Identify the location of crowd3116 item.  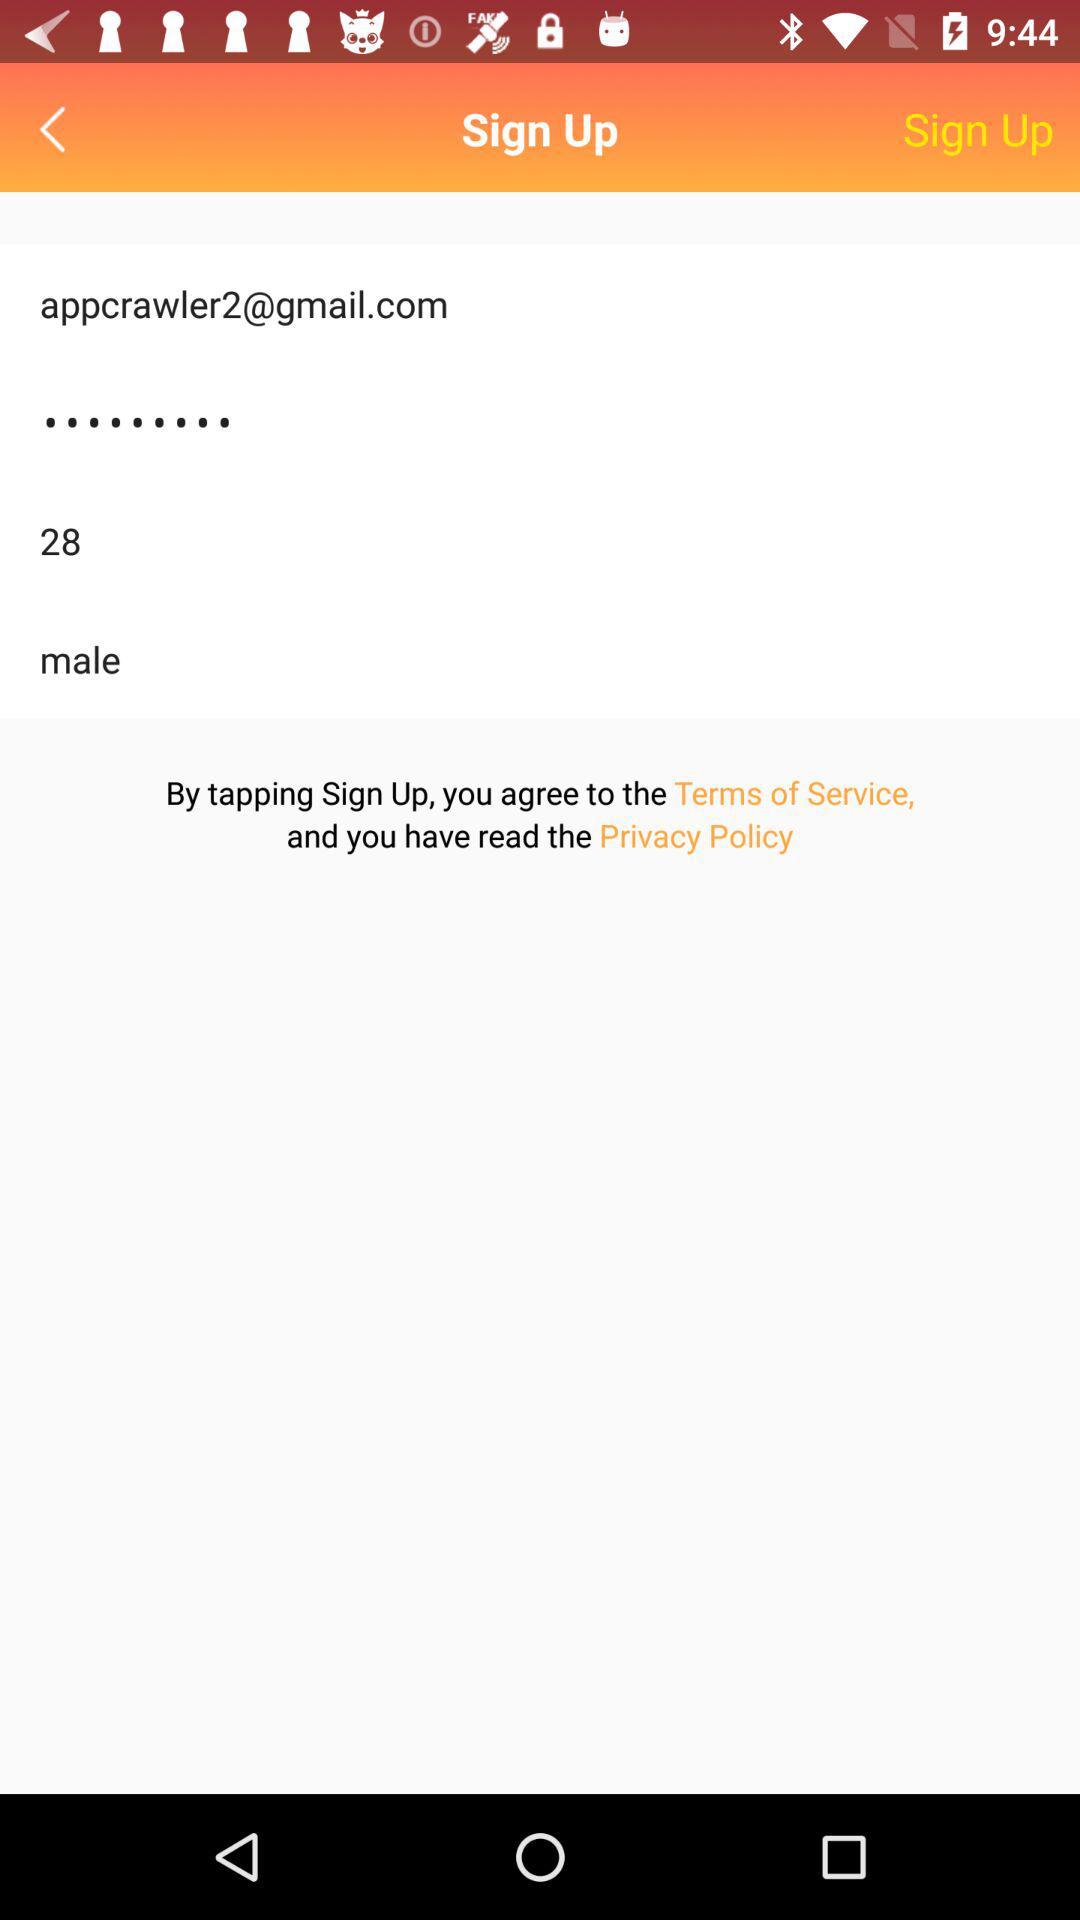
(540, 421).